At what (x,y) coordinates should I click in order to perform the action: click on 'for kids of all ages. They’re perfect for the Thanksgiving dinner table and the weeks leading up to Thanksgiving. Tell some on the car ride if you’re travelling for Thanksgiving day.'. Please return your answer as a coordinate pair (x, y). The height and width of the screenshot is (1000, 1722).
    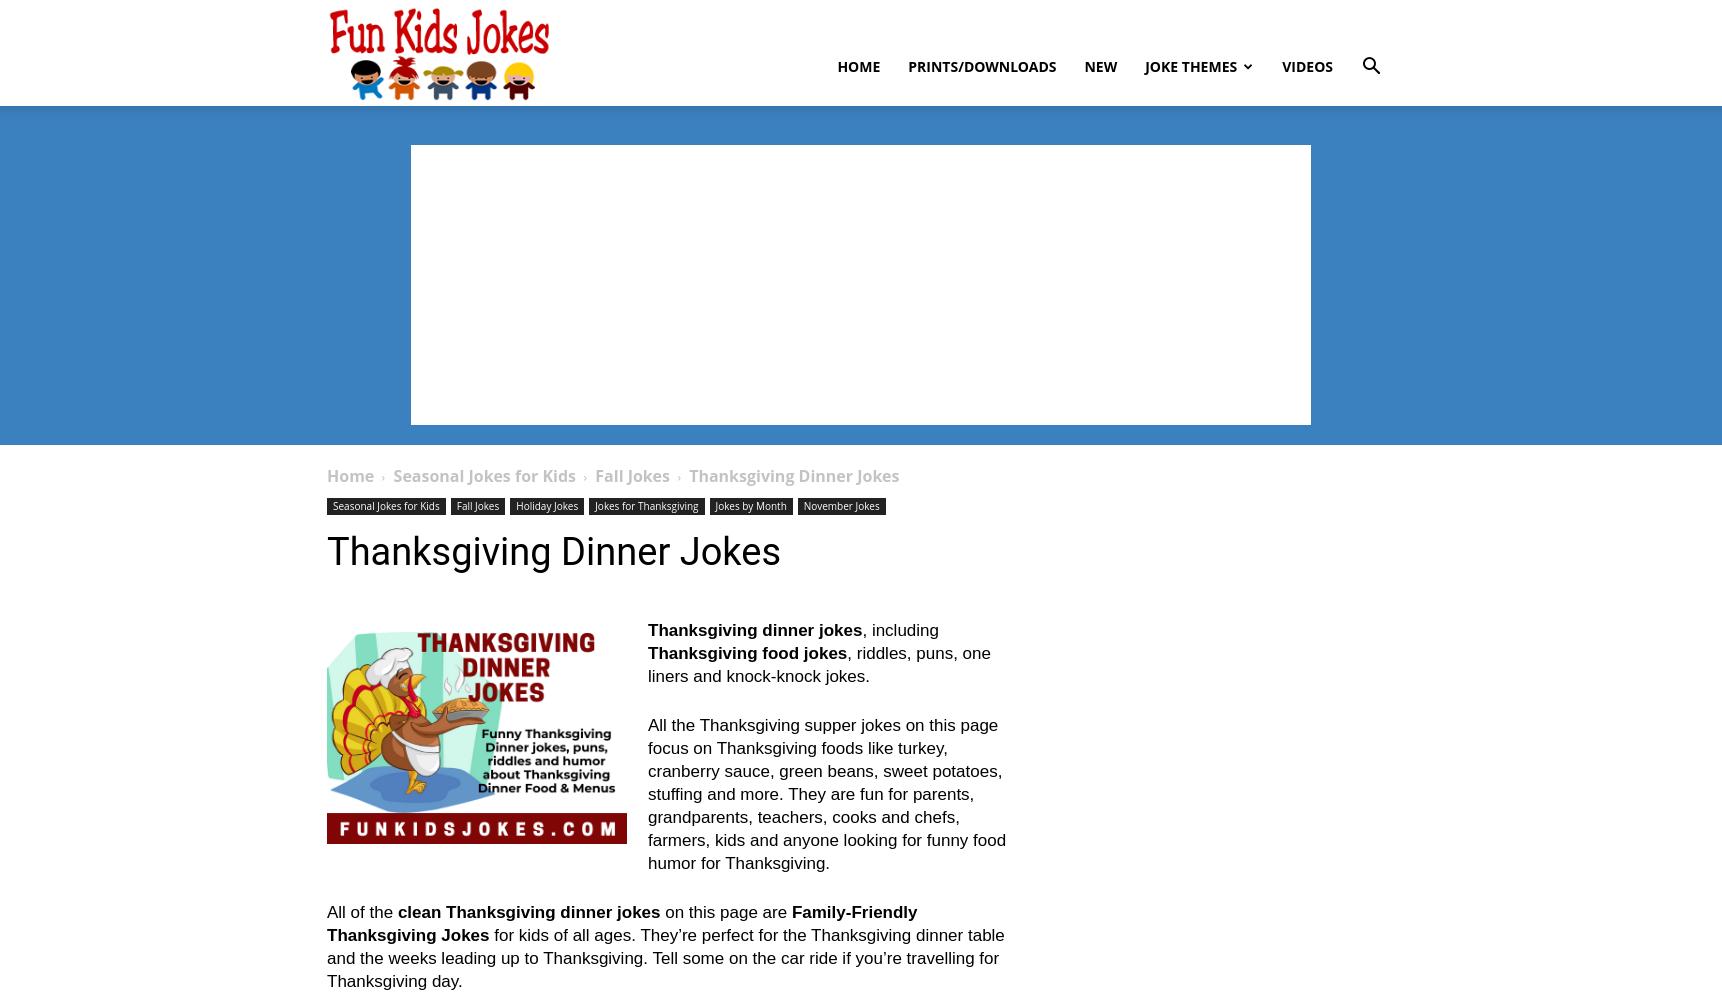
    Looking at the image, I should click on (665, 957).